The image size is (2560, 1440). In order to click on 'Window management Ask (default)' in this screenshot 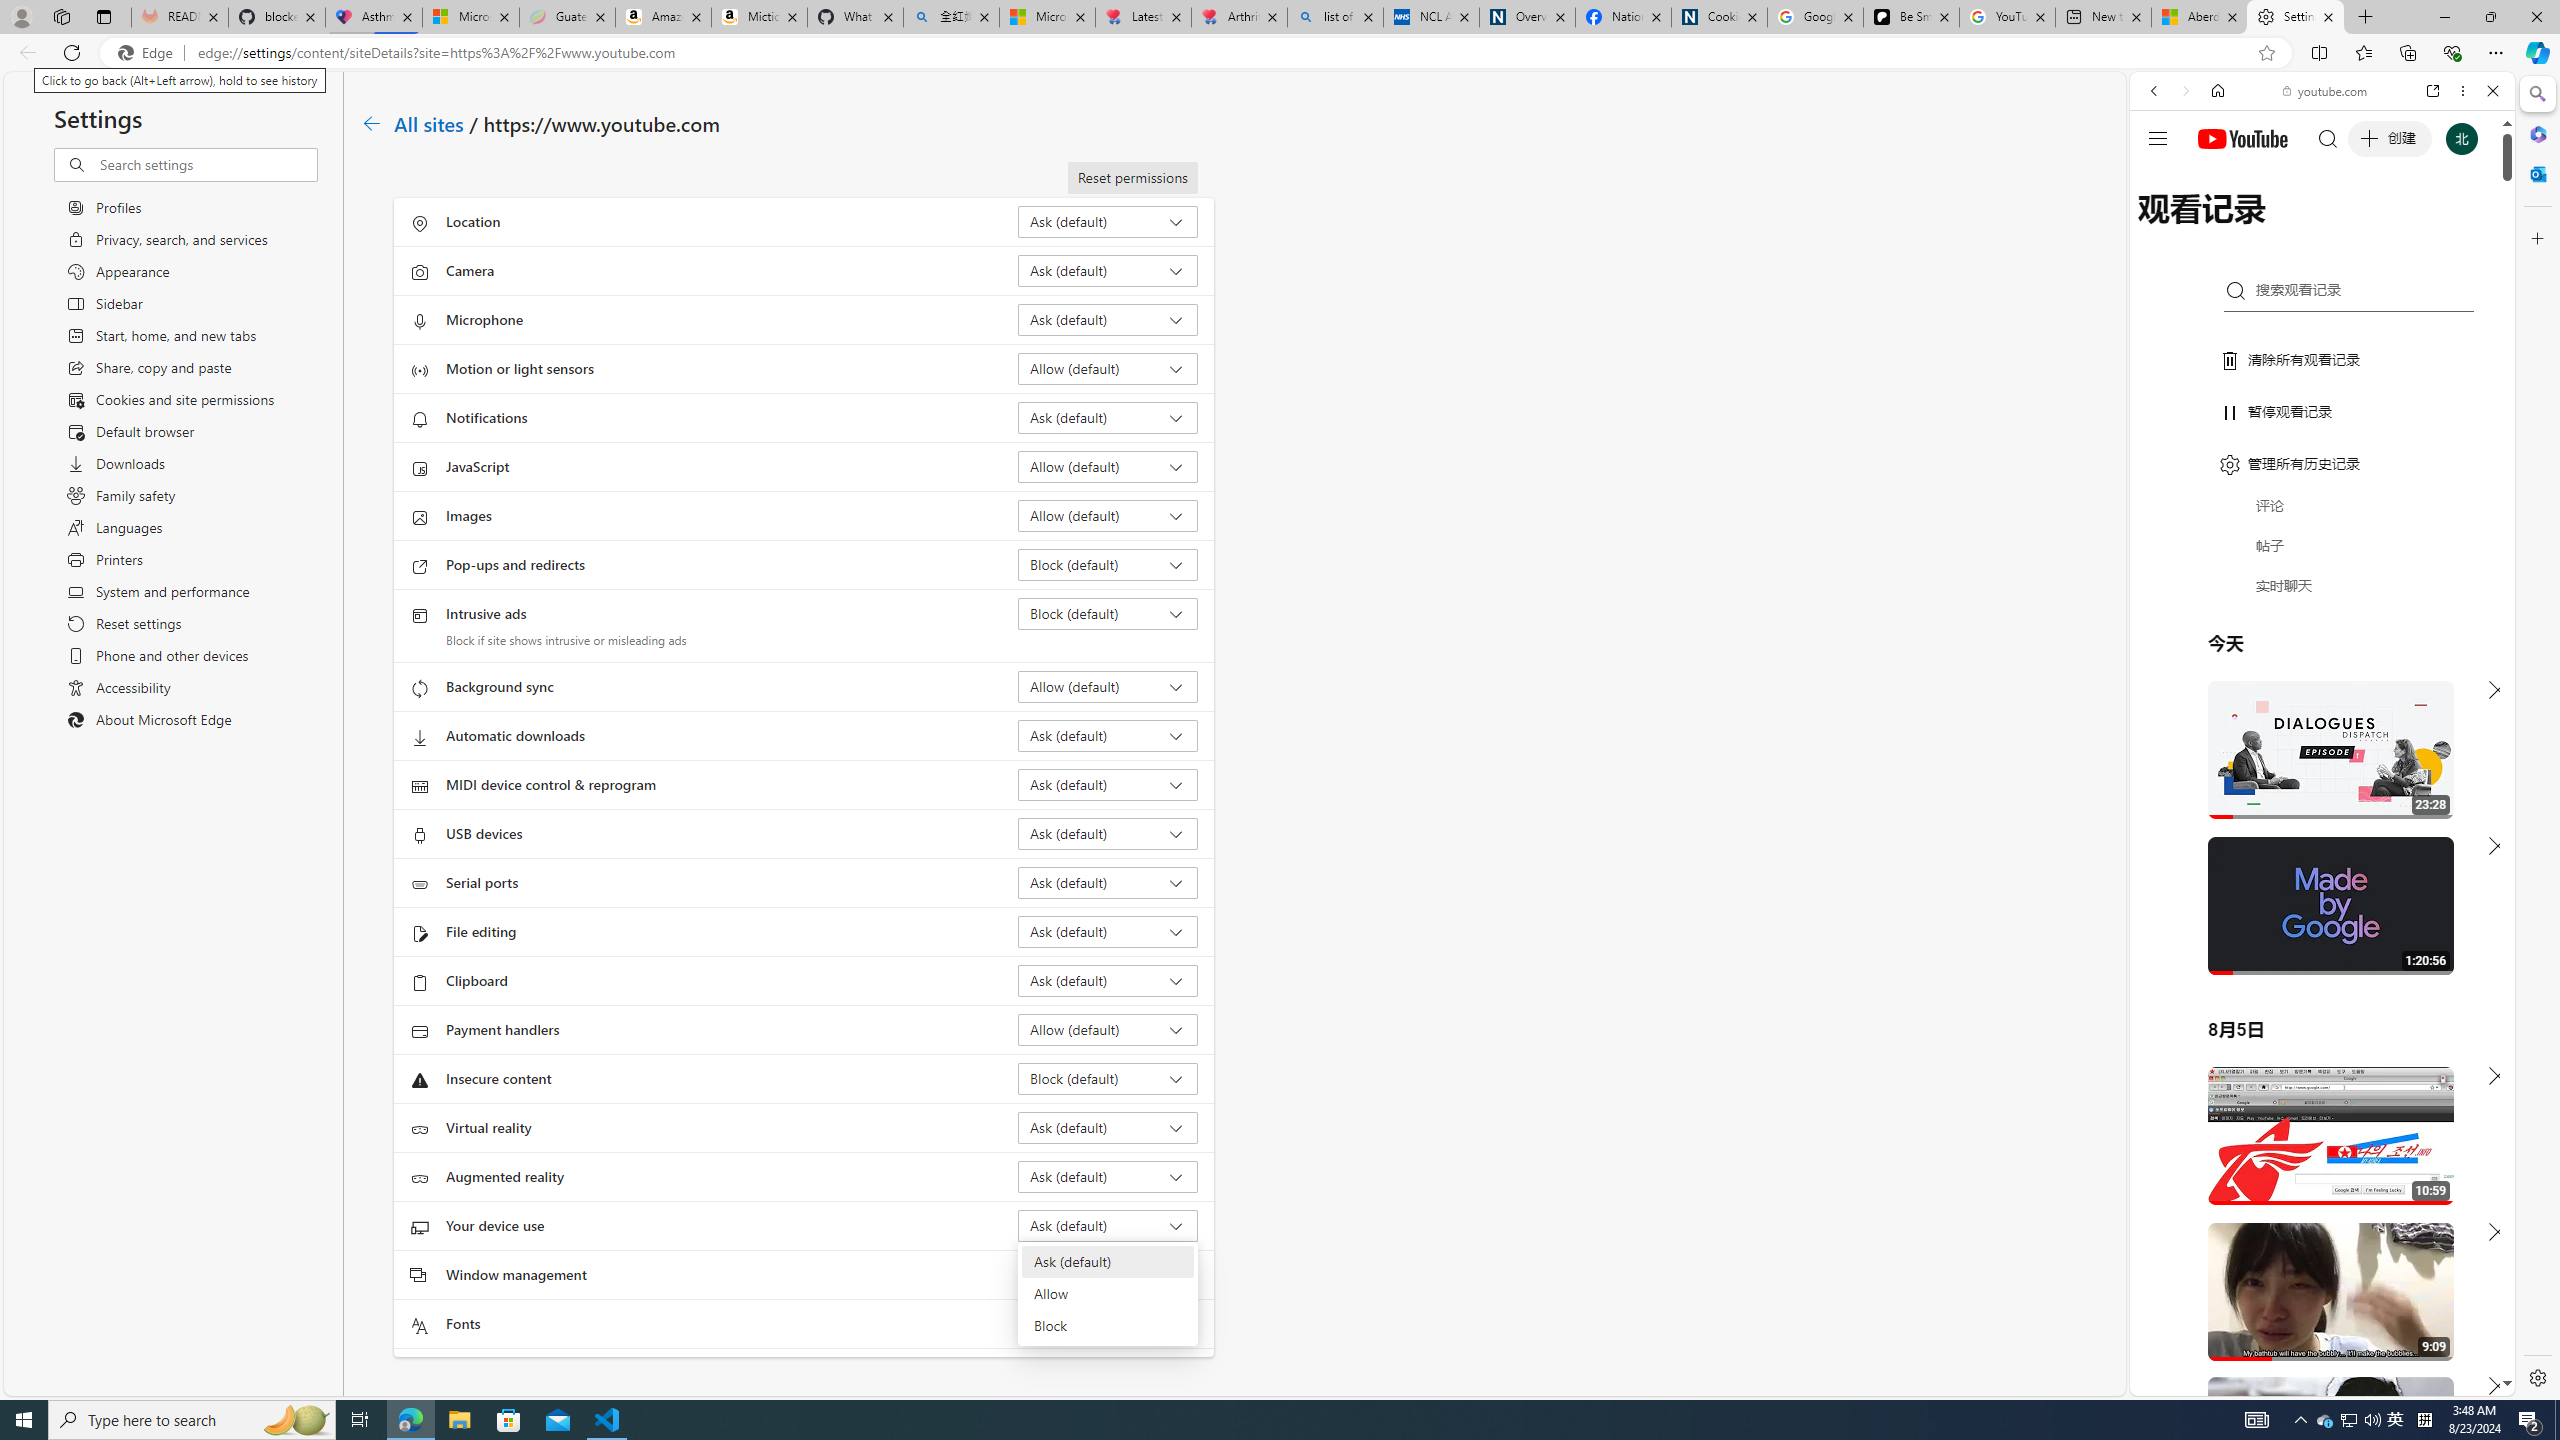, I will do `click(1108, 1275)`.